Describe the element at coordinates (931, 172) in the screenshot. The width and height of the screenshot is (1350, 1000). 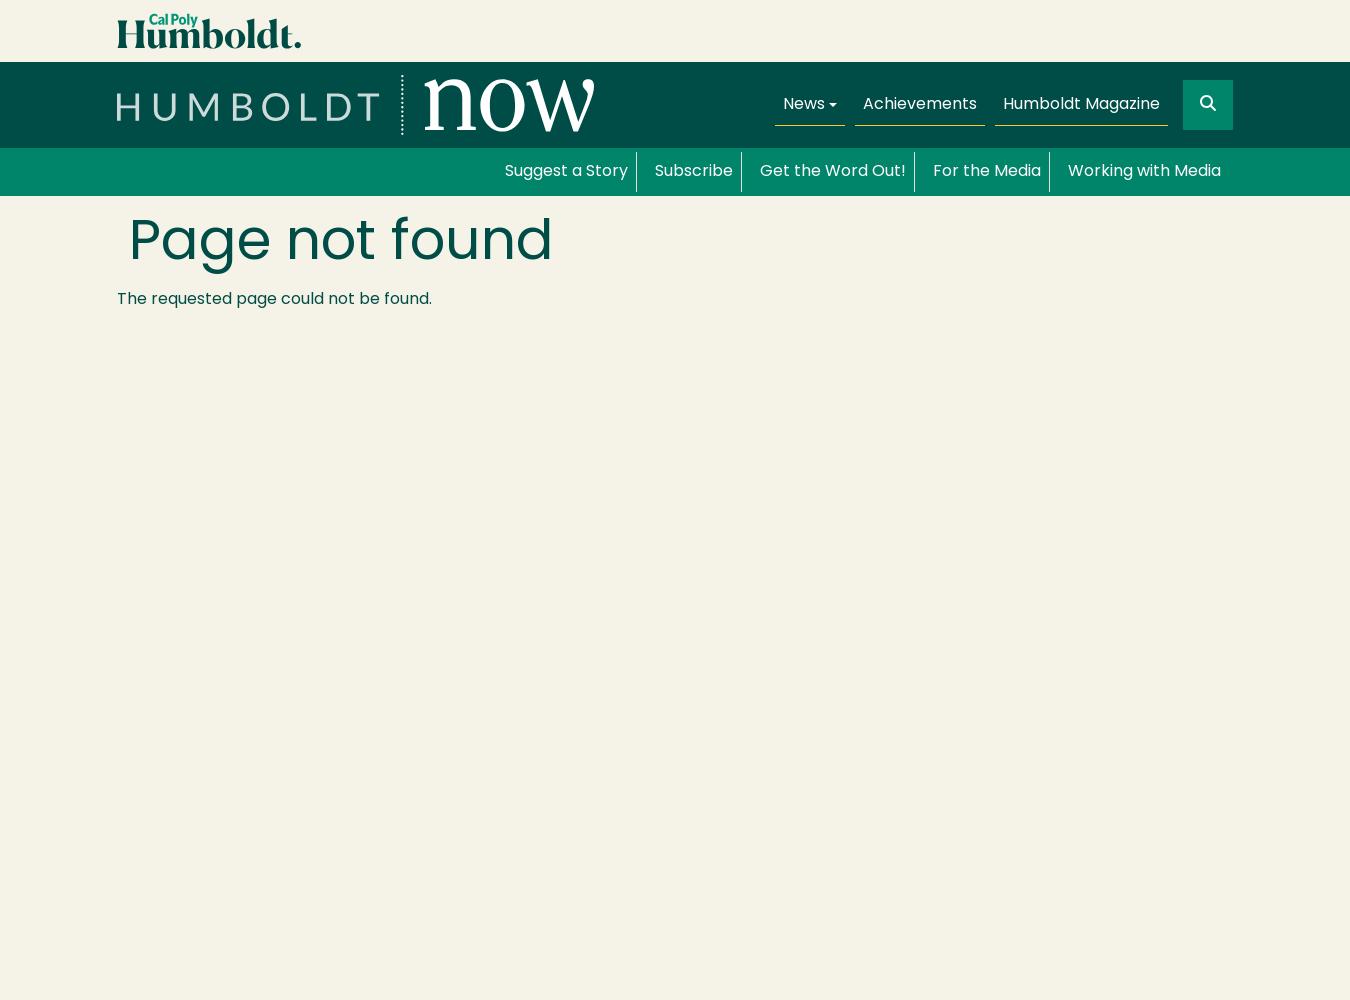
I see `'For the Media'` at that location.